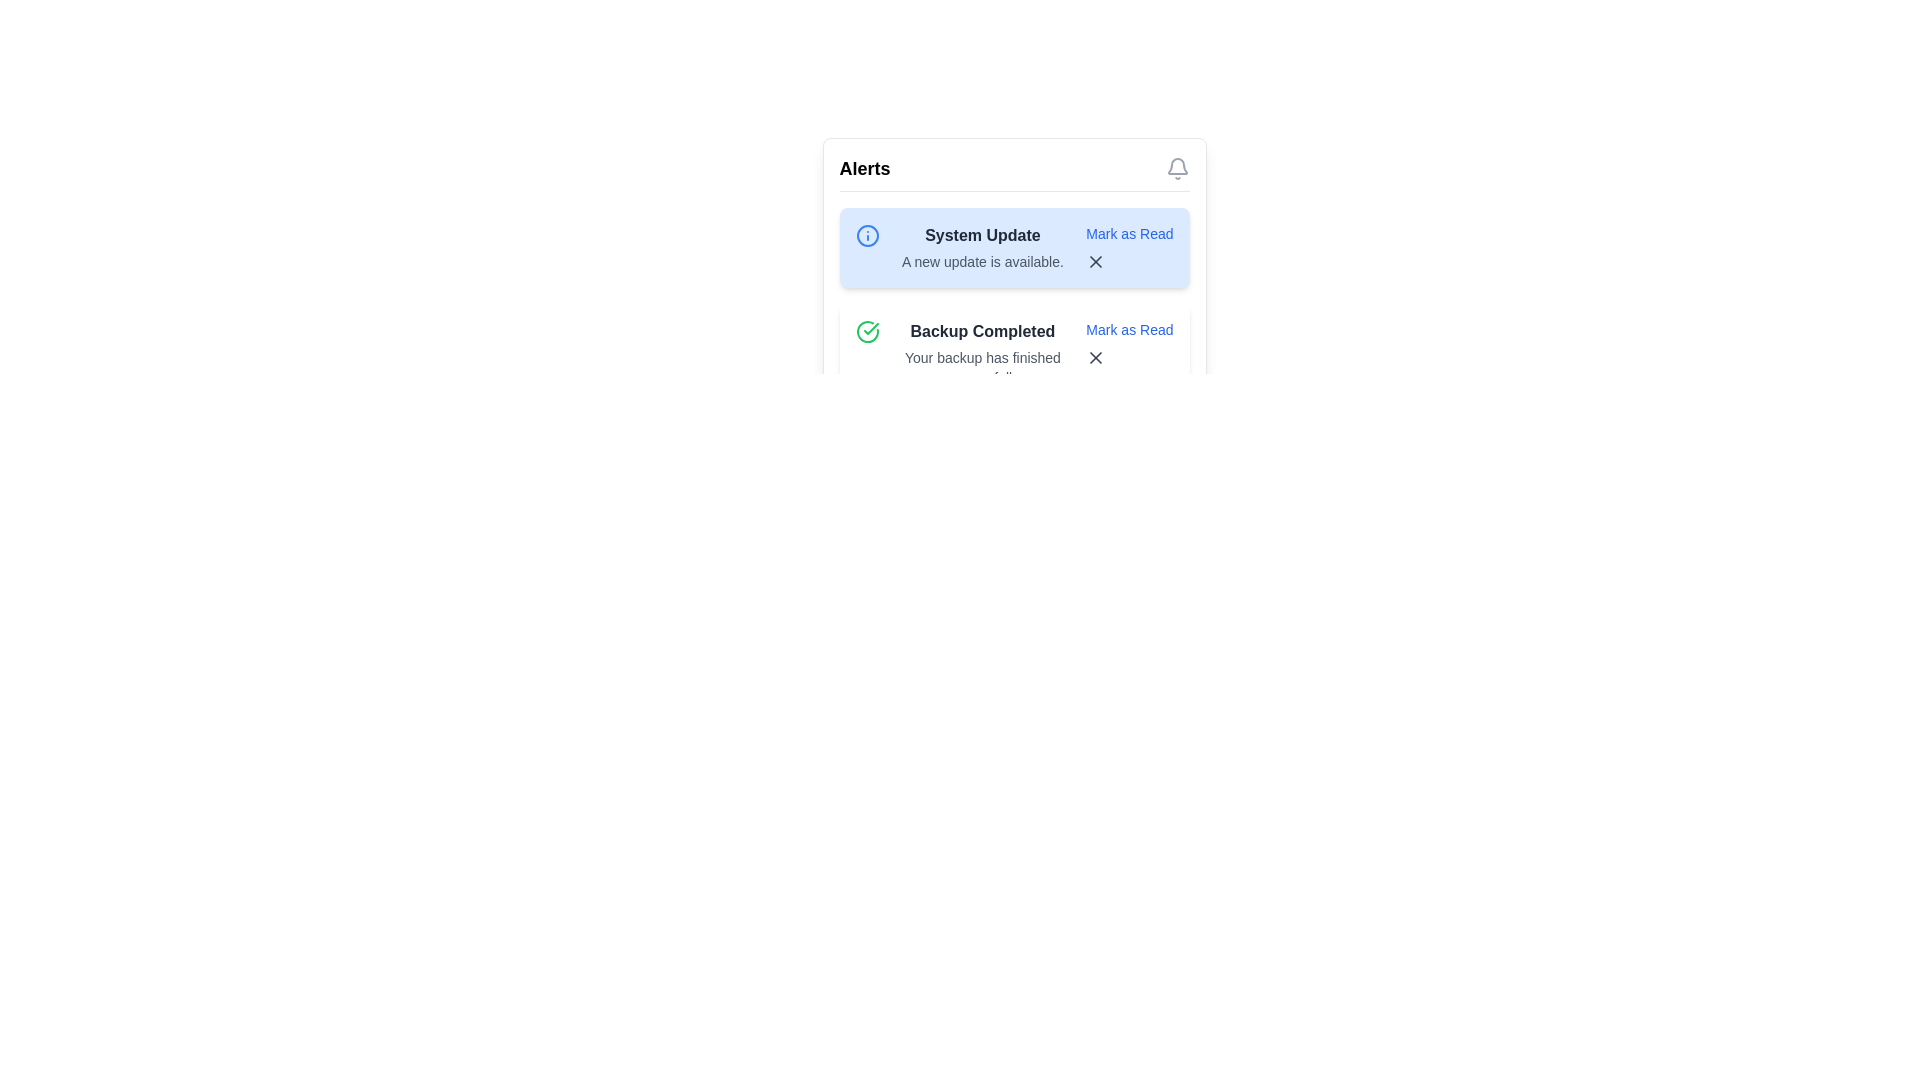 The width and height of the screenshot is (1920, 1080). Describe the element at coordinates (982, 367) in the screenshot. I see `the status message text label located beneath 'Backup Completed' in the second notification block, which provides information about the backup process completion` at that location.